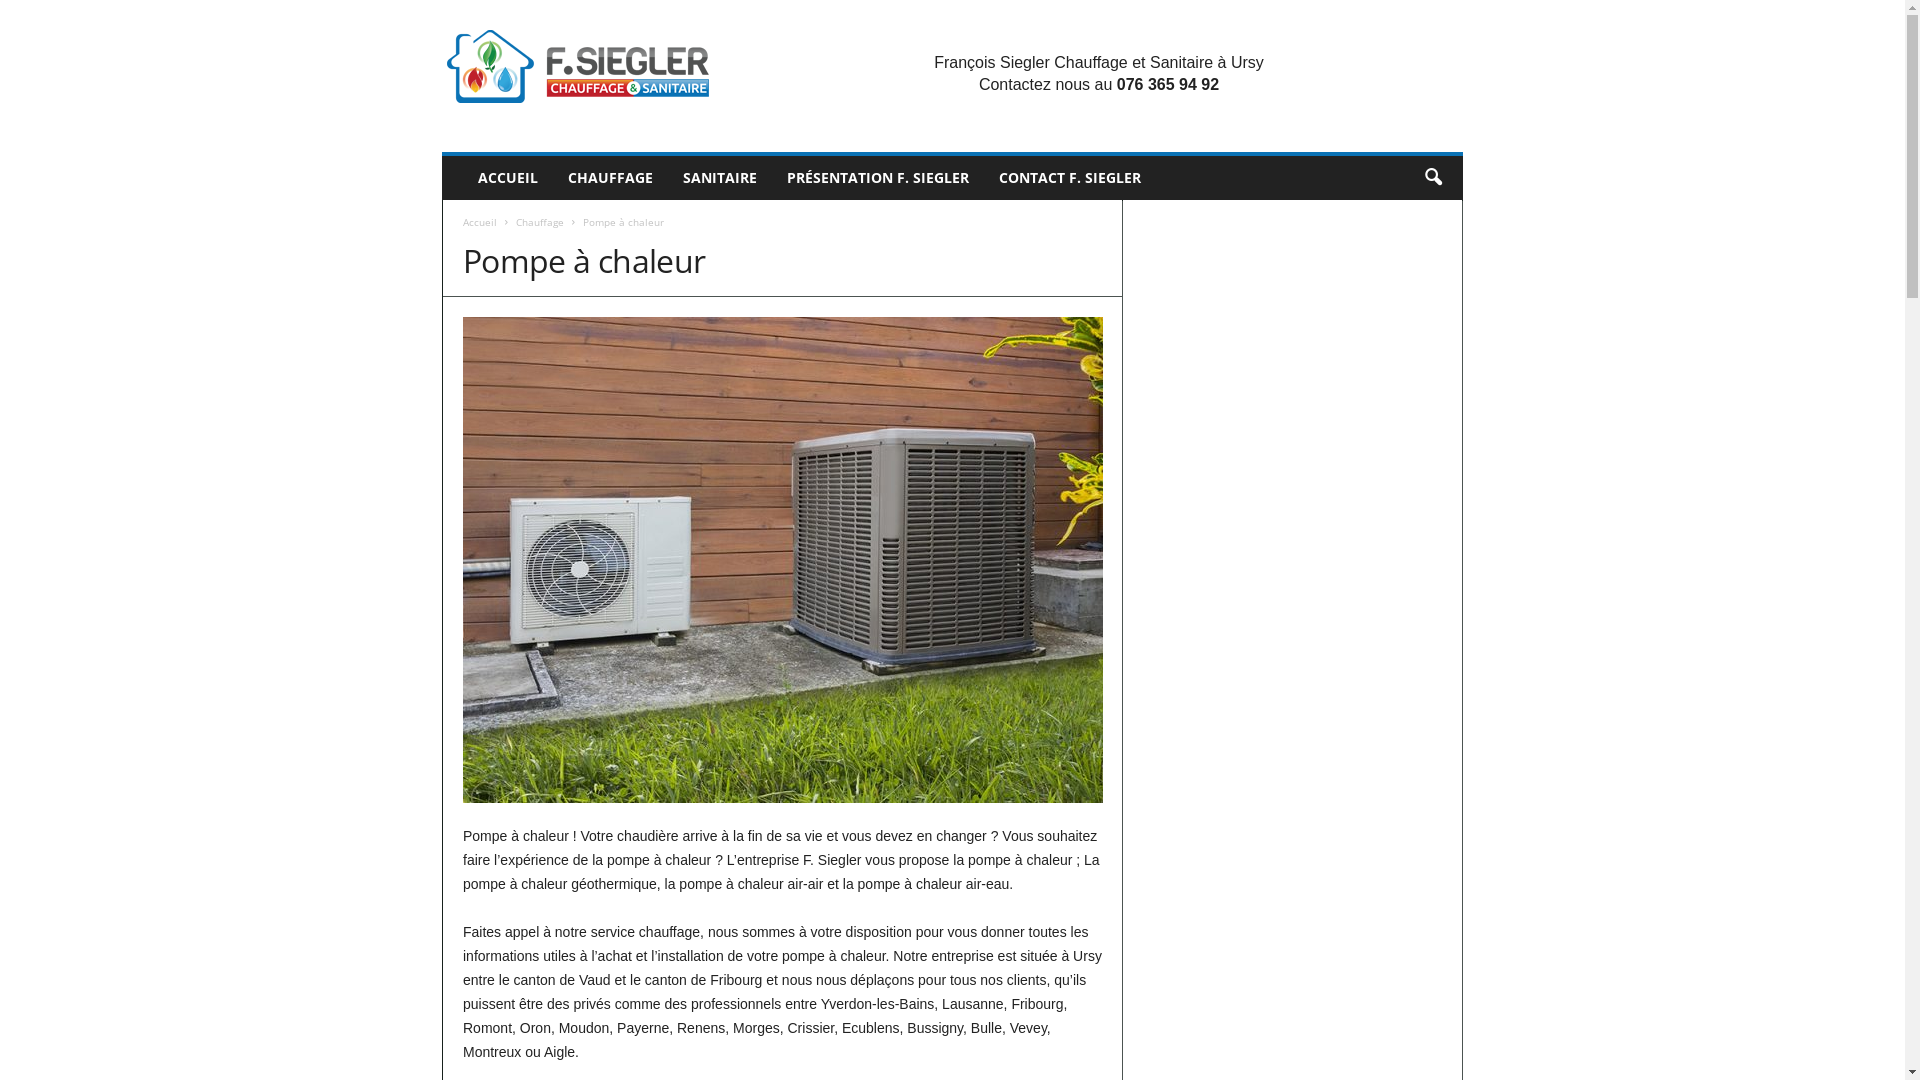 The image size is (1920, 1080). What do you see at coordinates (720, 176) in the screenshot?
I see `'SANITAIRE'` at bounding box center [720, 176].